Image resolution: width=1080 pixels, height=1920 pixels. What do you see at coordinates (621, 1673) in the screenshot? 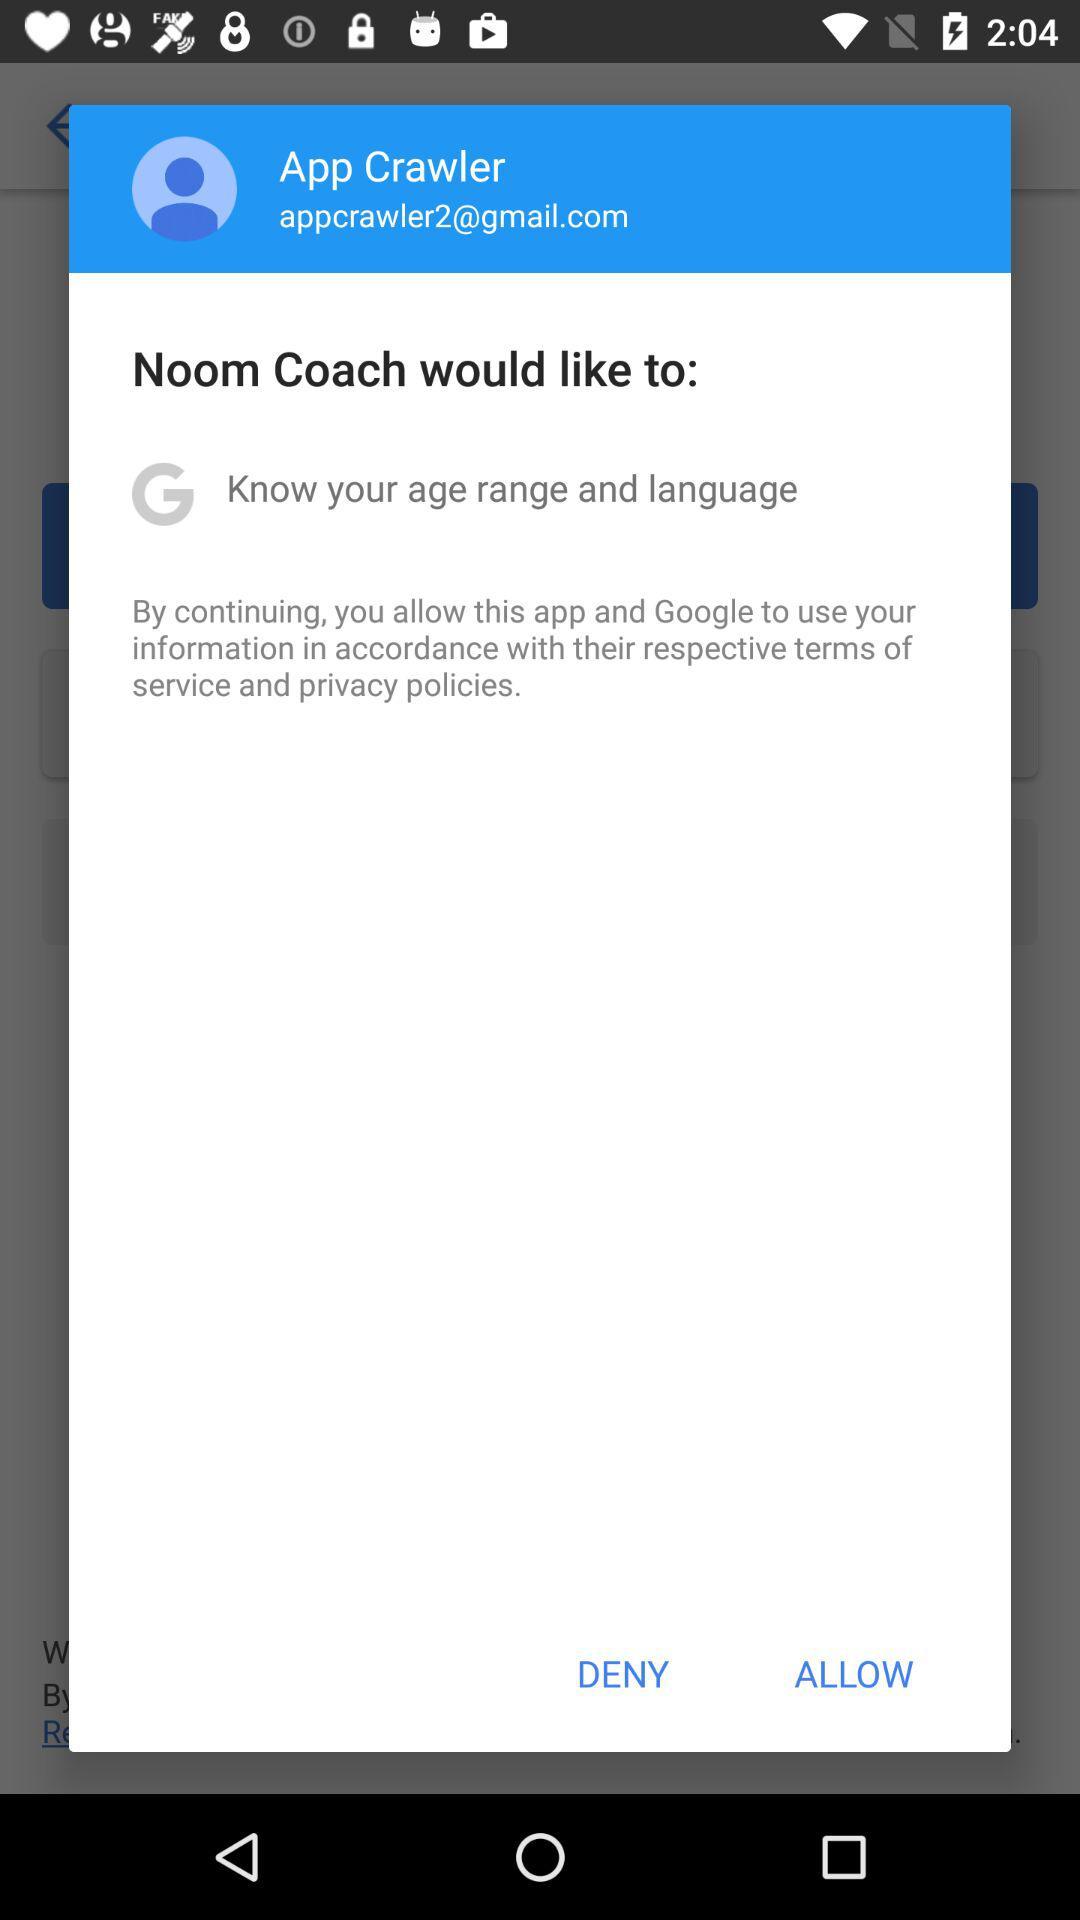
I see `deny icon` at bounding box center [621, 1673].